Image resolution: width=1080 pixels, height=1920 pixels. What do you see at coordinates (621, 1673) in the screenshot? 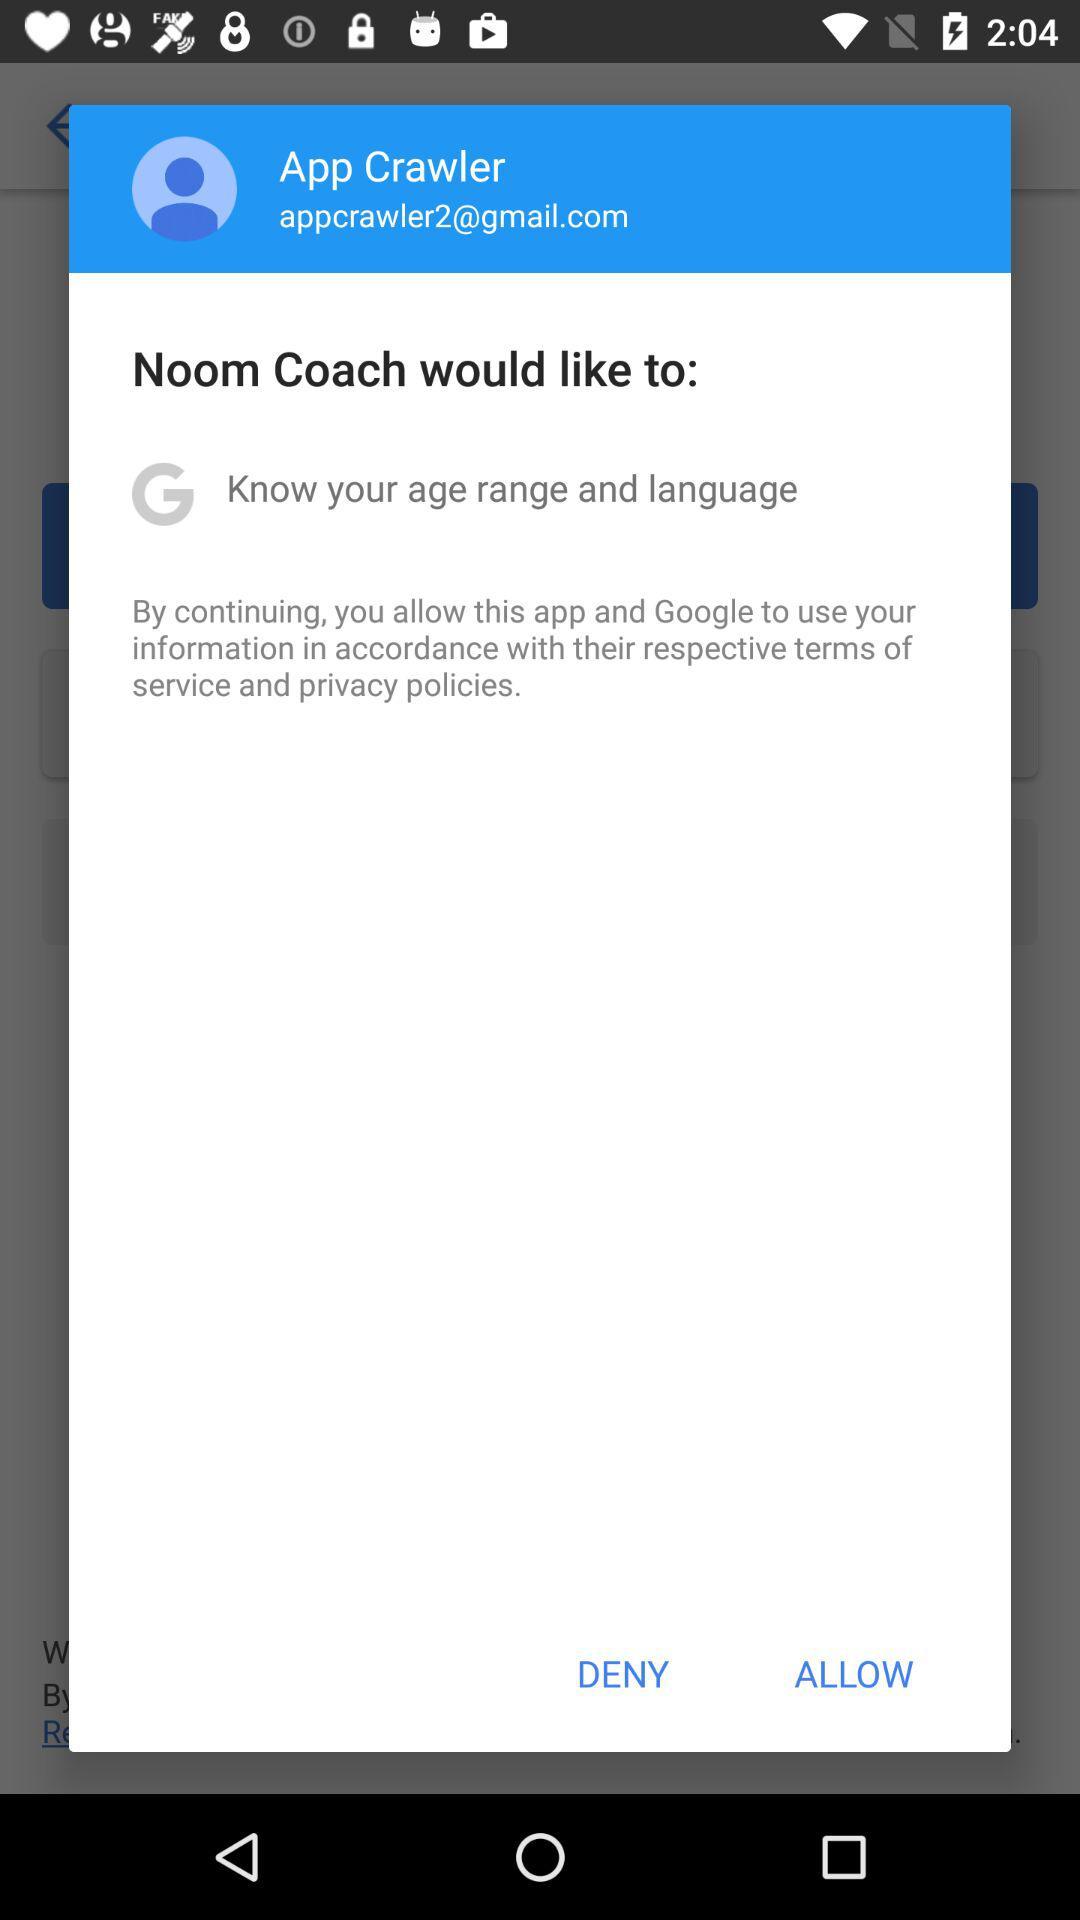
I see `deny icon` at bounding box center [621, 1673].